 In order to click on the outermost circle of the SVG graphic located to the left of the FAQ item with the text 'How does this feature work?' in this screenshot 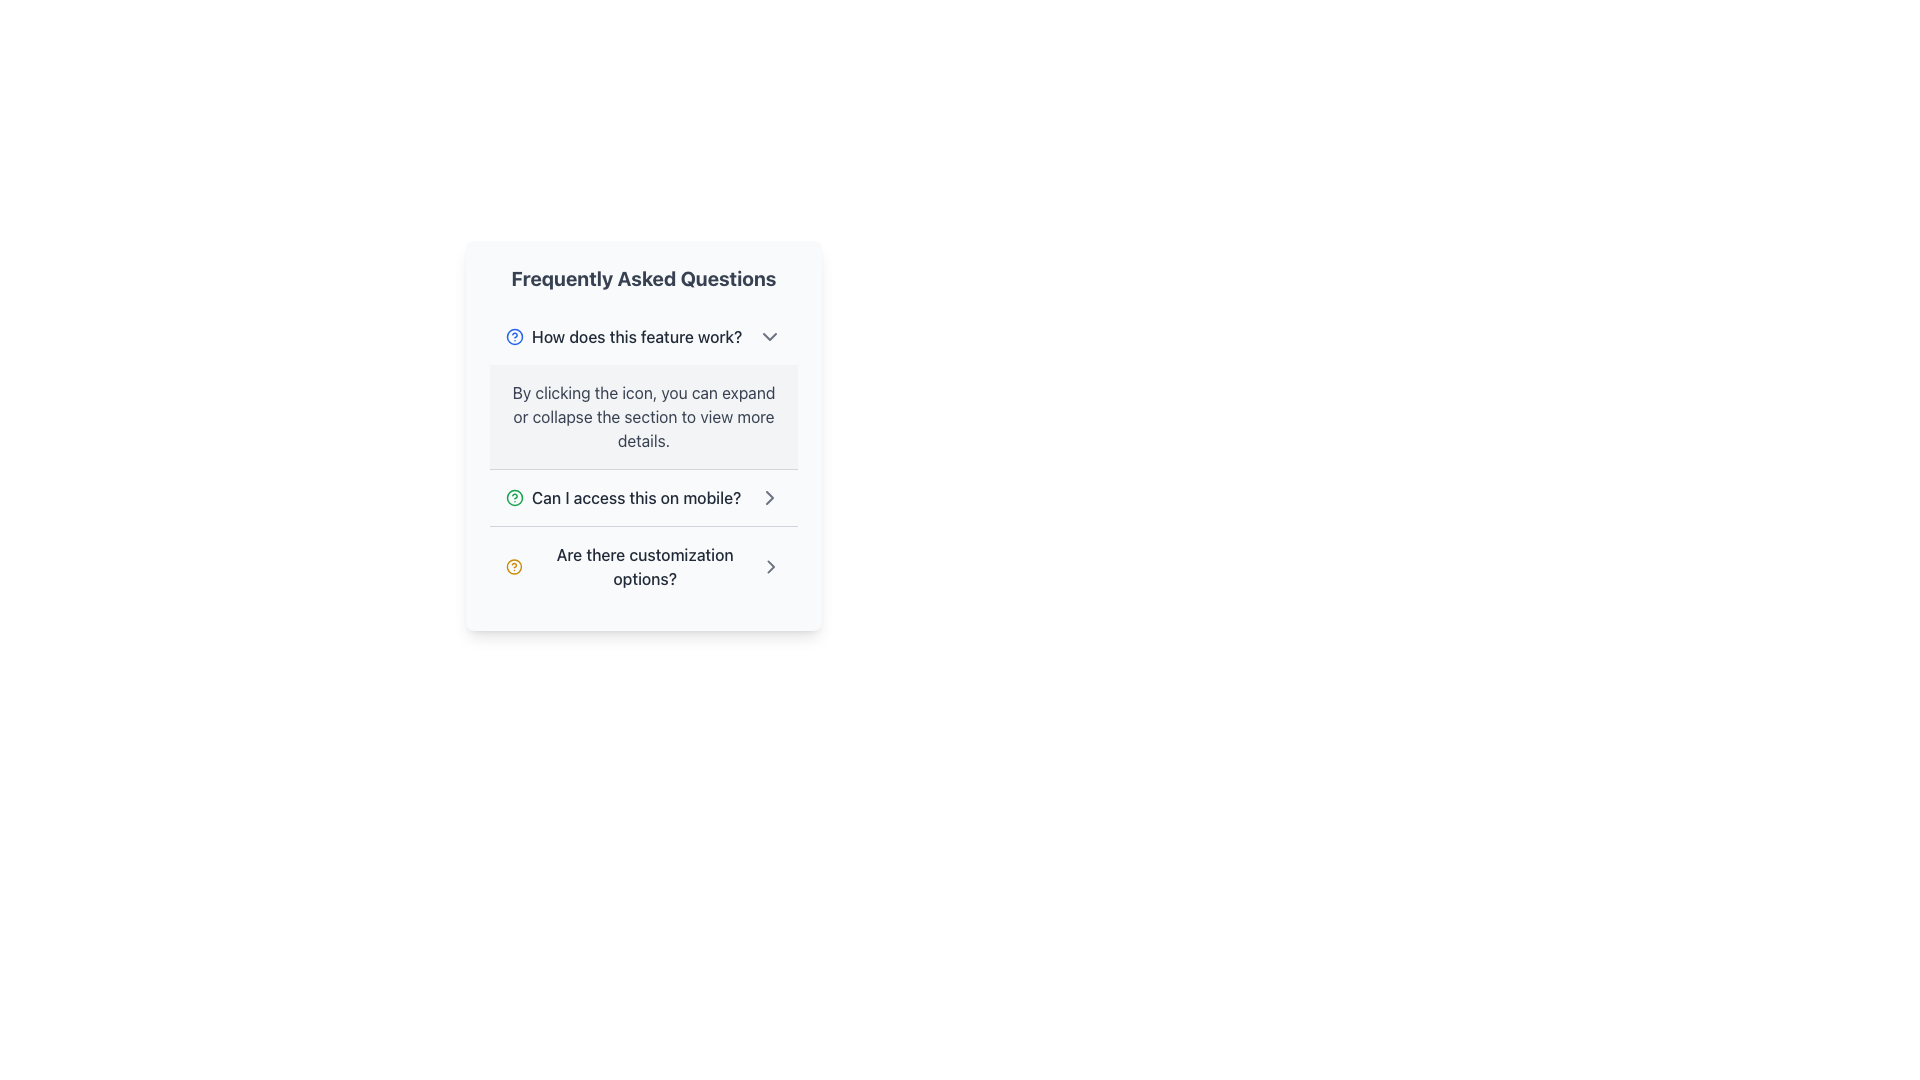, I will do `click(514, 496)`.